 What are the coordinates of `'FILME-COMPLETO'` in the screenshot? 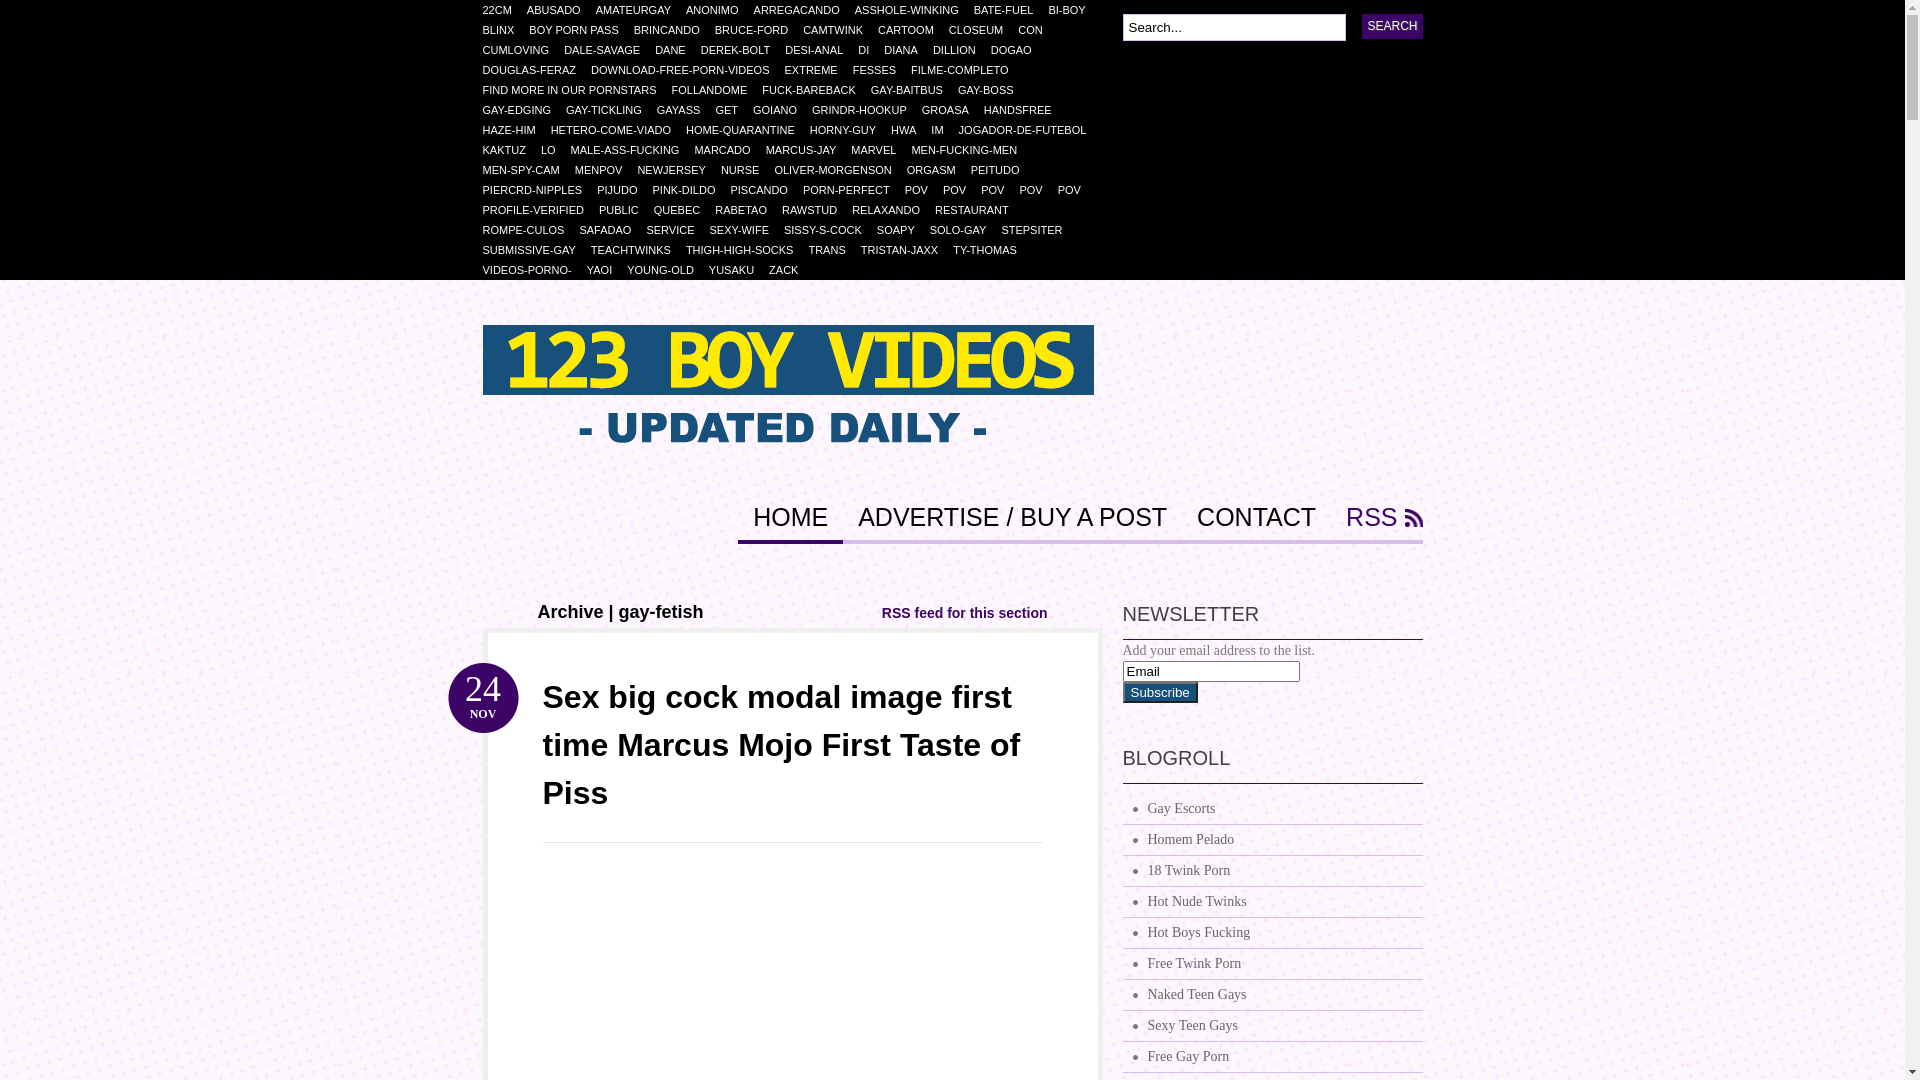 It's located at (910, 68).